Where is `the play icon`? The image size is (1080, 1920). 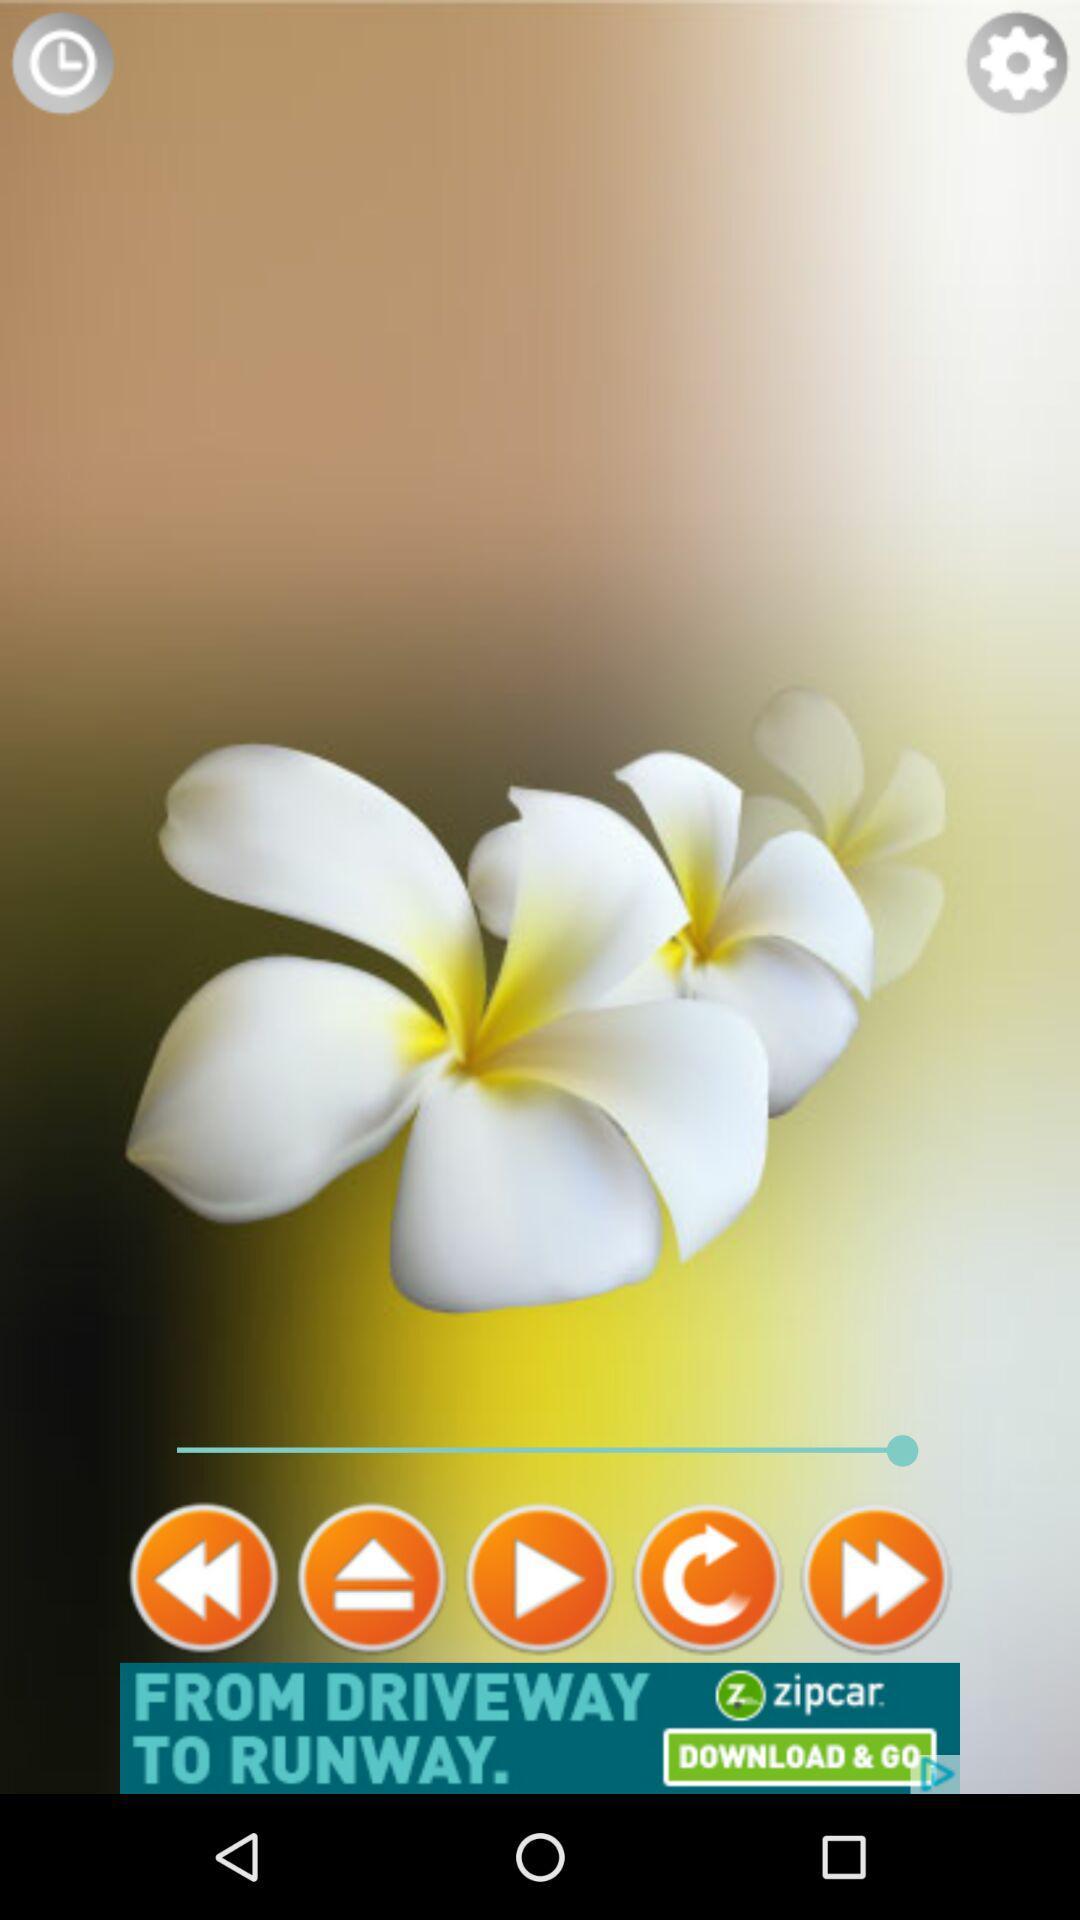 the play icon is located at coordinates (540, 1577).